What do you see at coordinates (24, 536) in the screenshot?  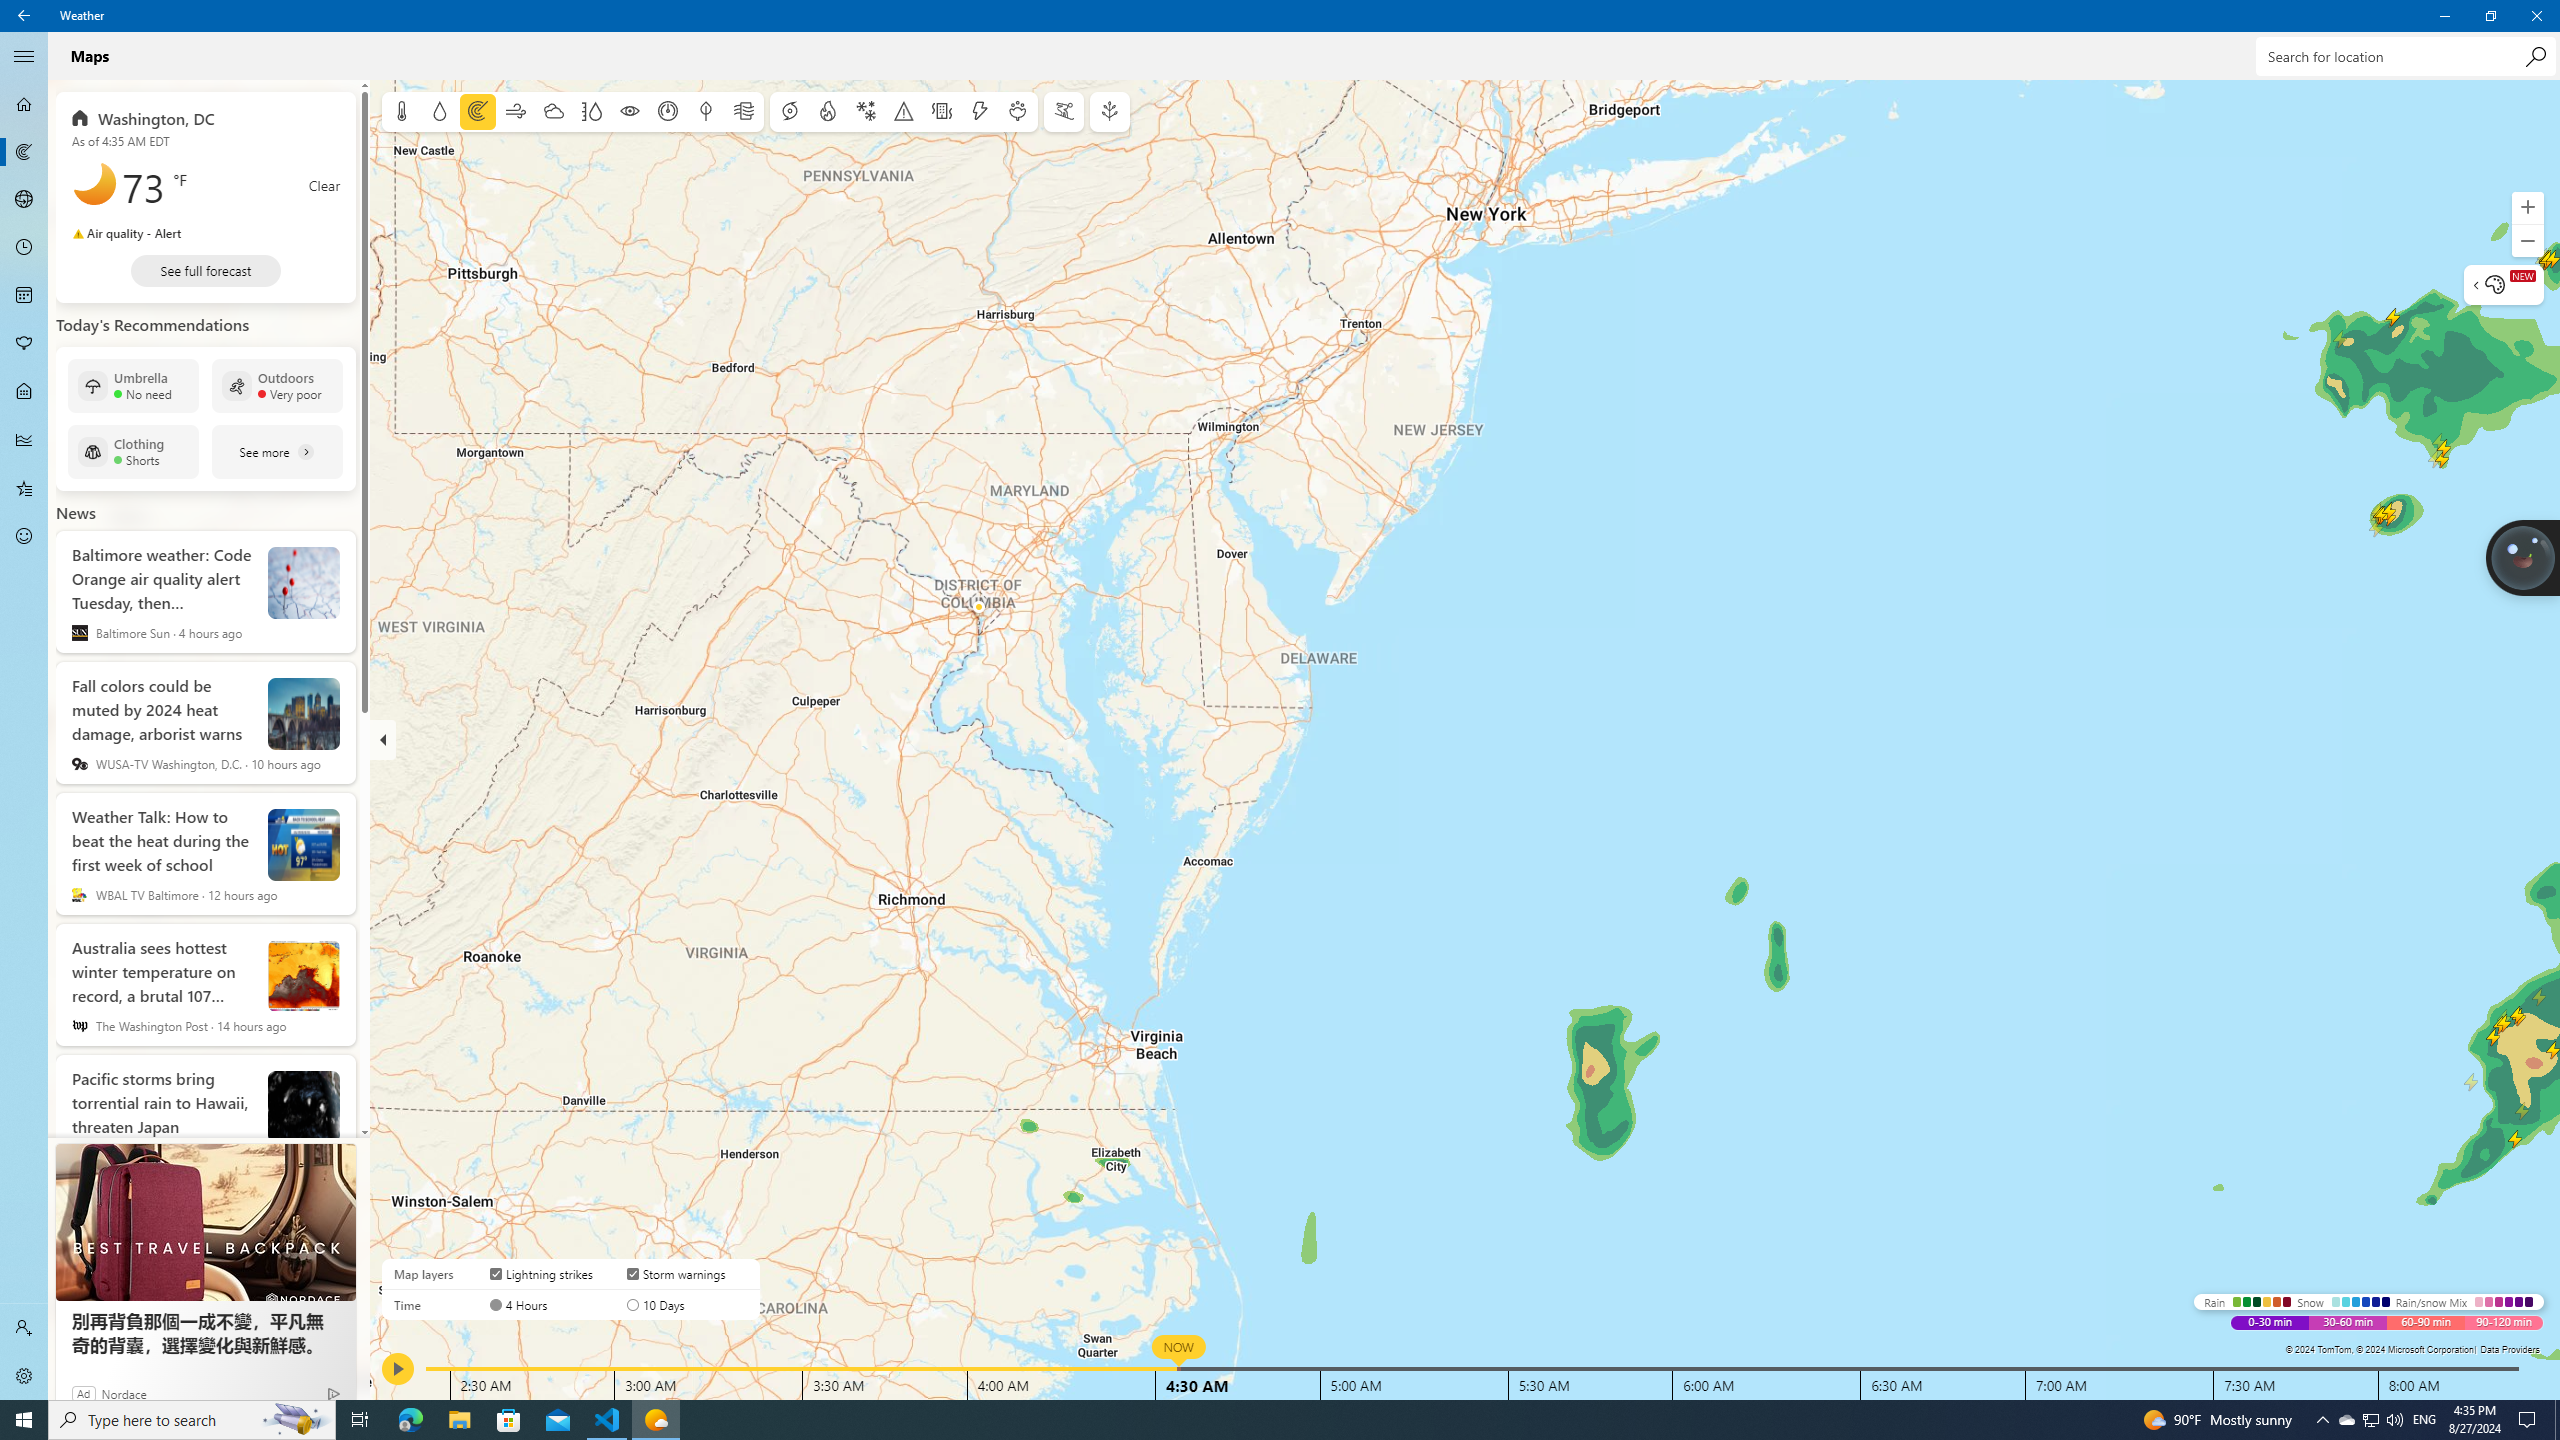 I see `'Send Feedback - Not Selected'` at bounding box center [24, 536].